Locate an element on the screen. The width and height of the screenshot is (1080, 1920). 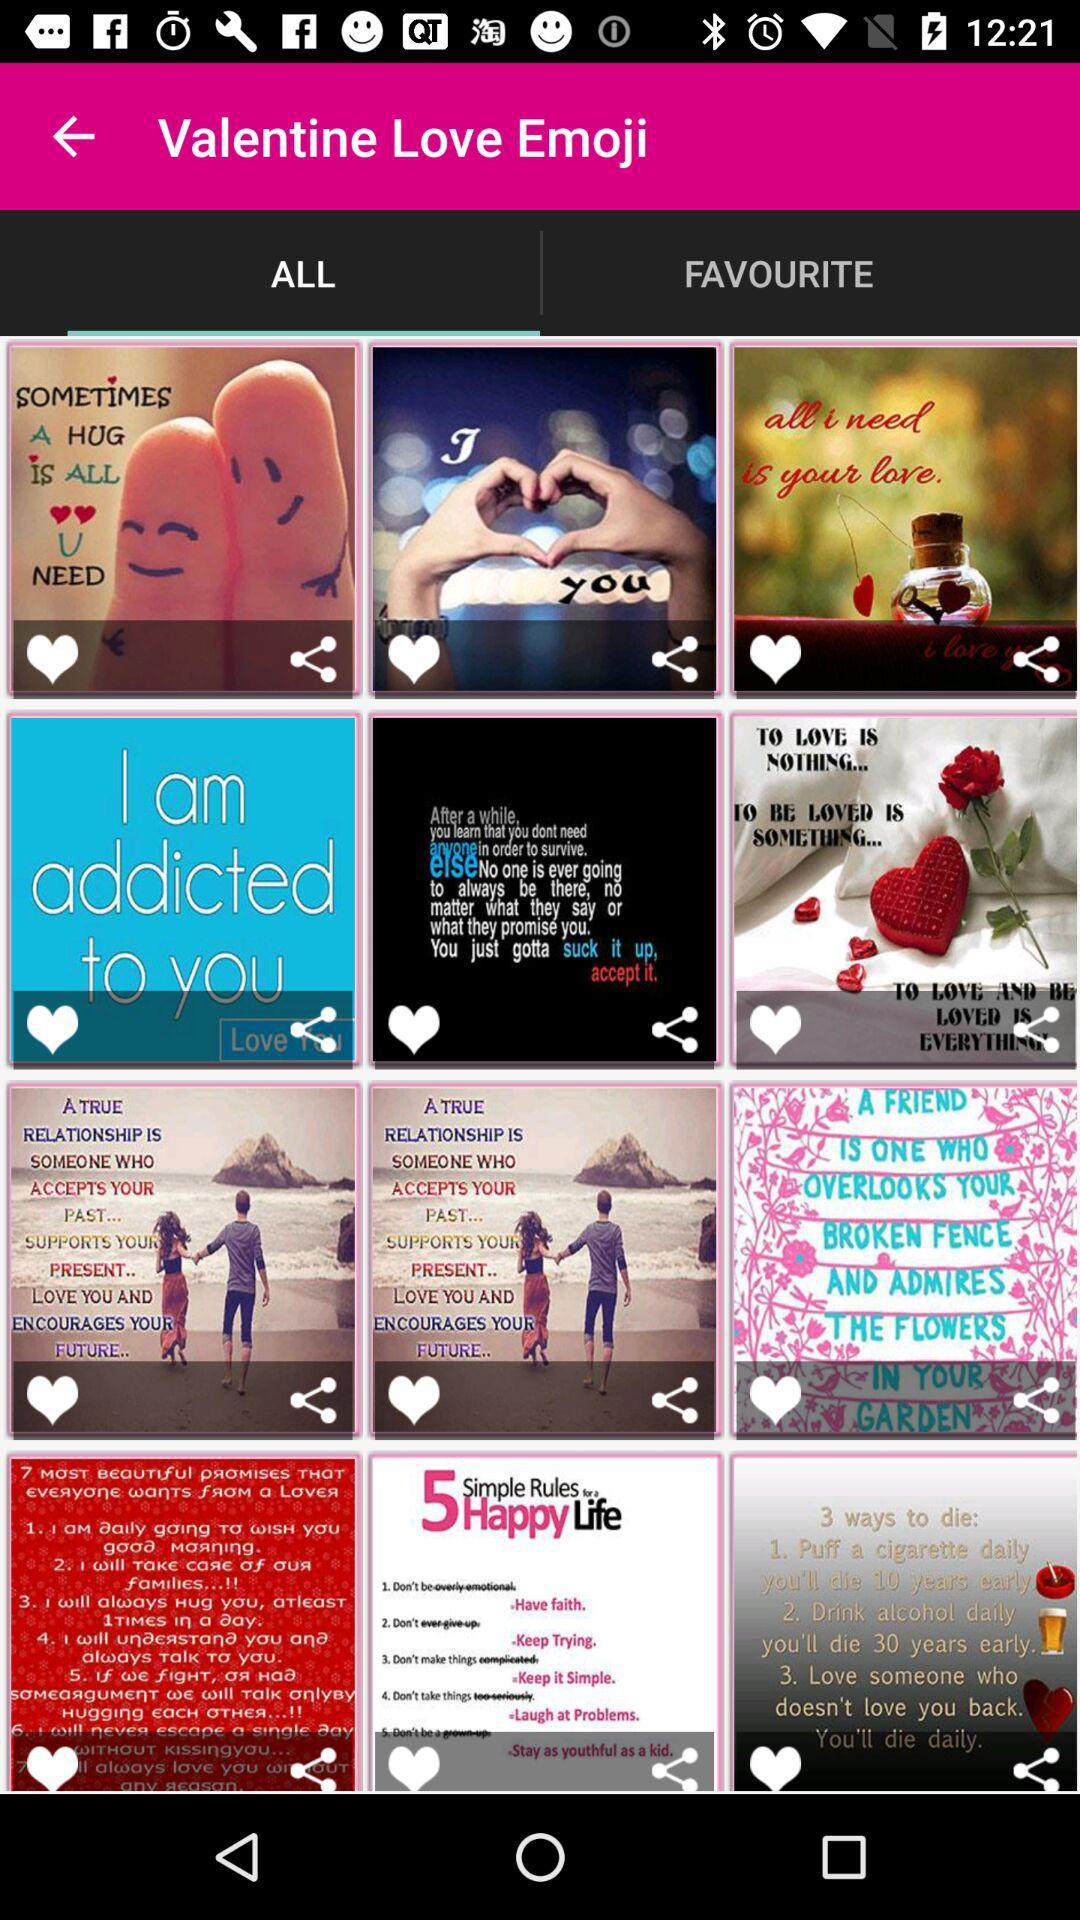
share the picture is located at coordinates (1035, 659).